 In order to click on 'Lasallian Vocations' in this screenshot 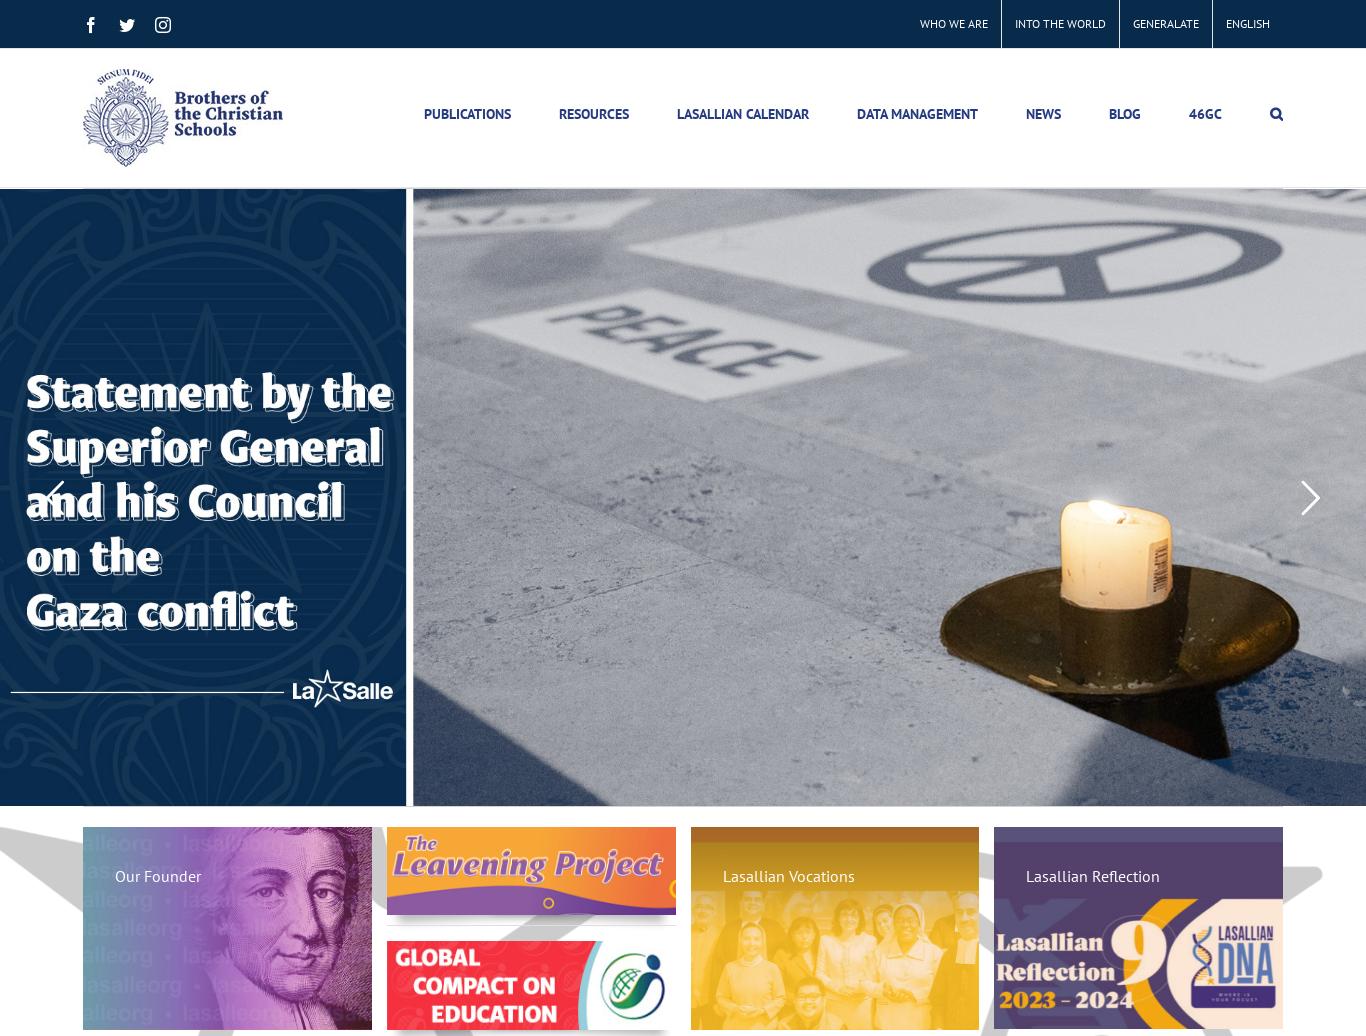, I will do `click(788, 876)`.